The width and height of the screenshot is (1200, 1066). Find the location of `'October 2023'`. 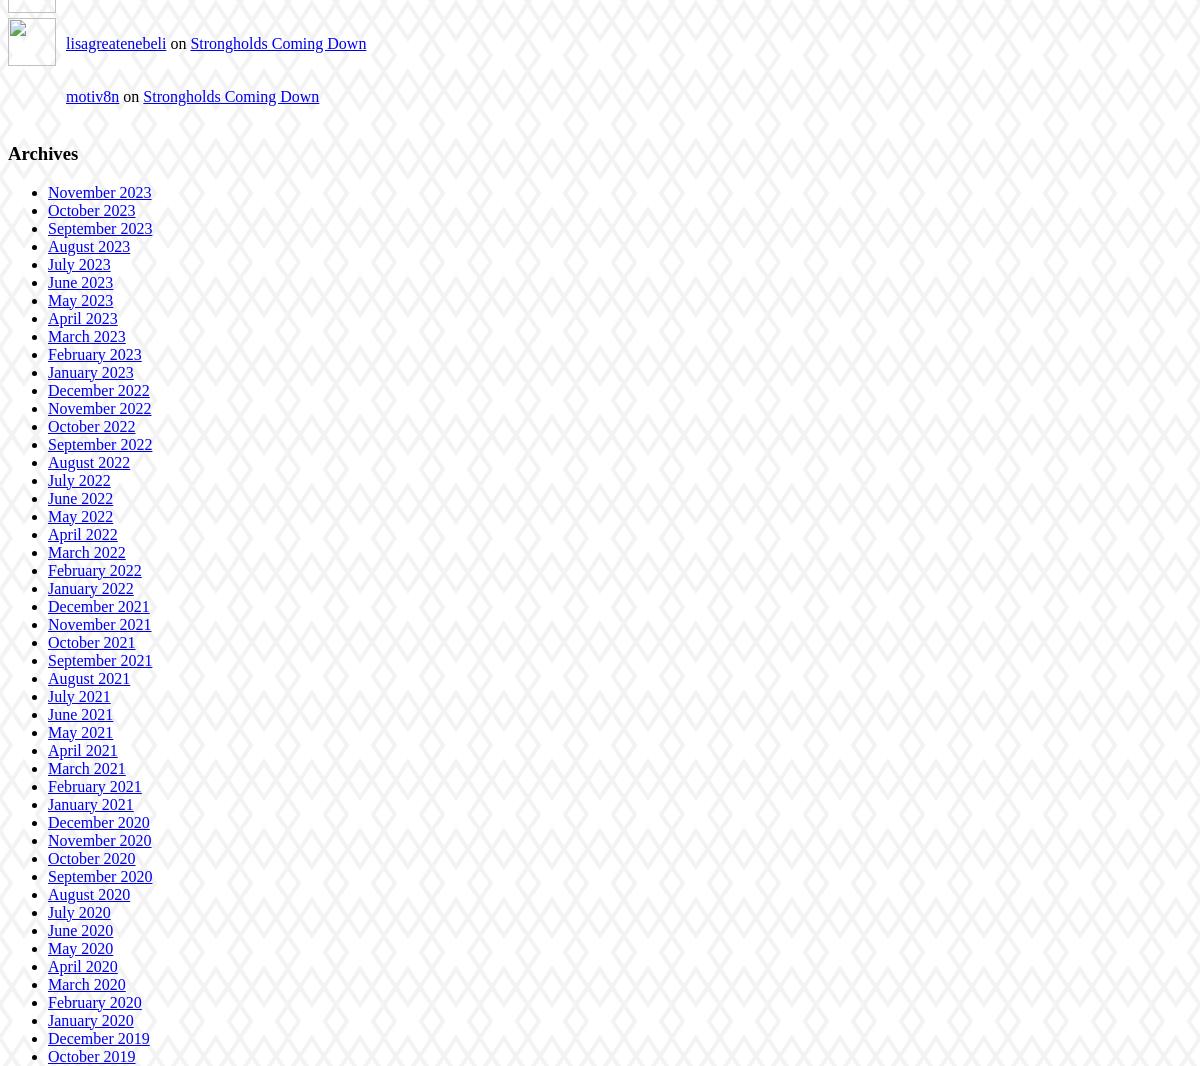

'October 2023' is located at coordinates (91, 208).